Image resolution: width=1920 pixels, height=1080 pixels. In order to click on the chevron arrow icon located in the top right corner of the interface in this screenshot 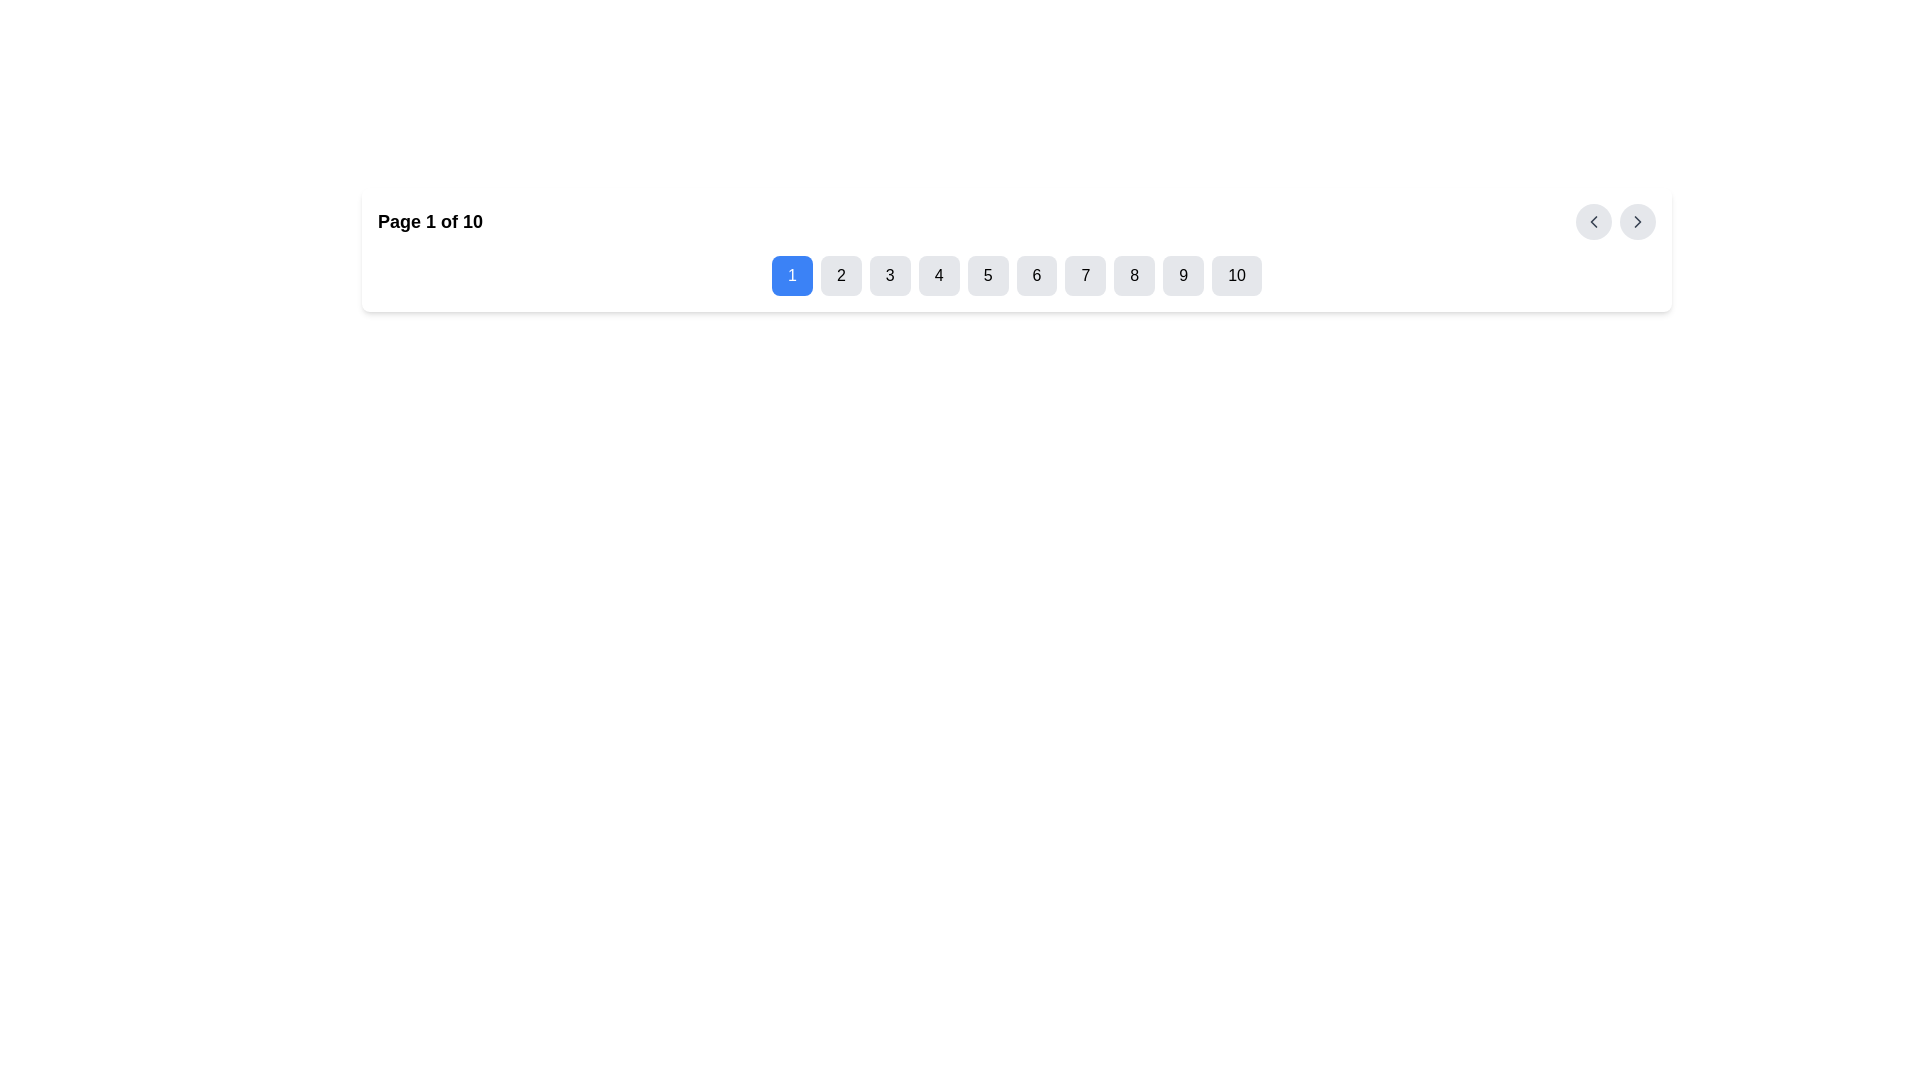, I will do `click(1637, 222)`.